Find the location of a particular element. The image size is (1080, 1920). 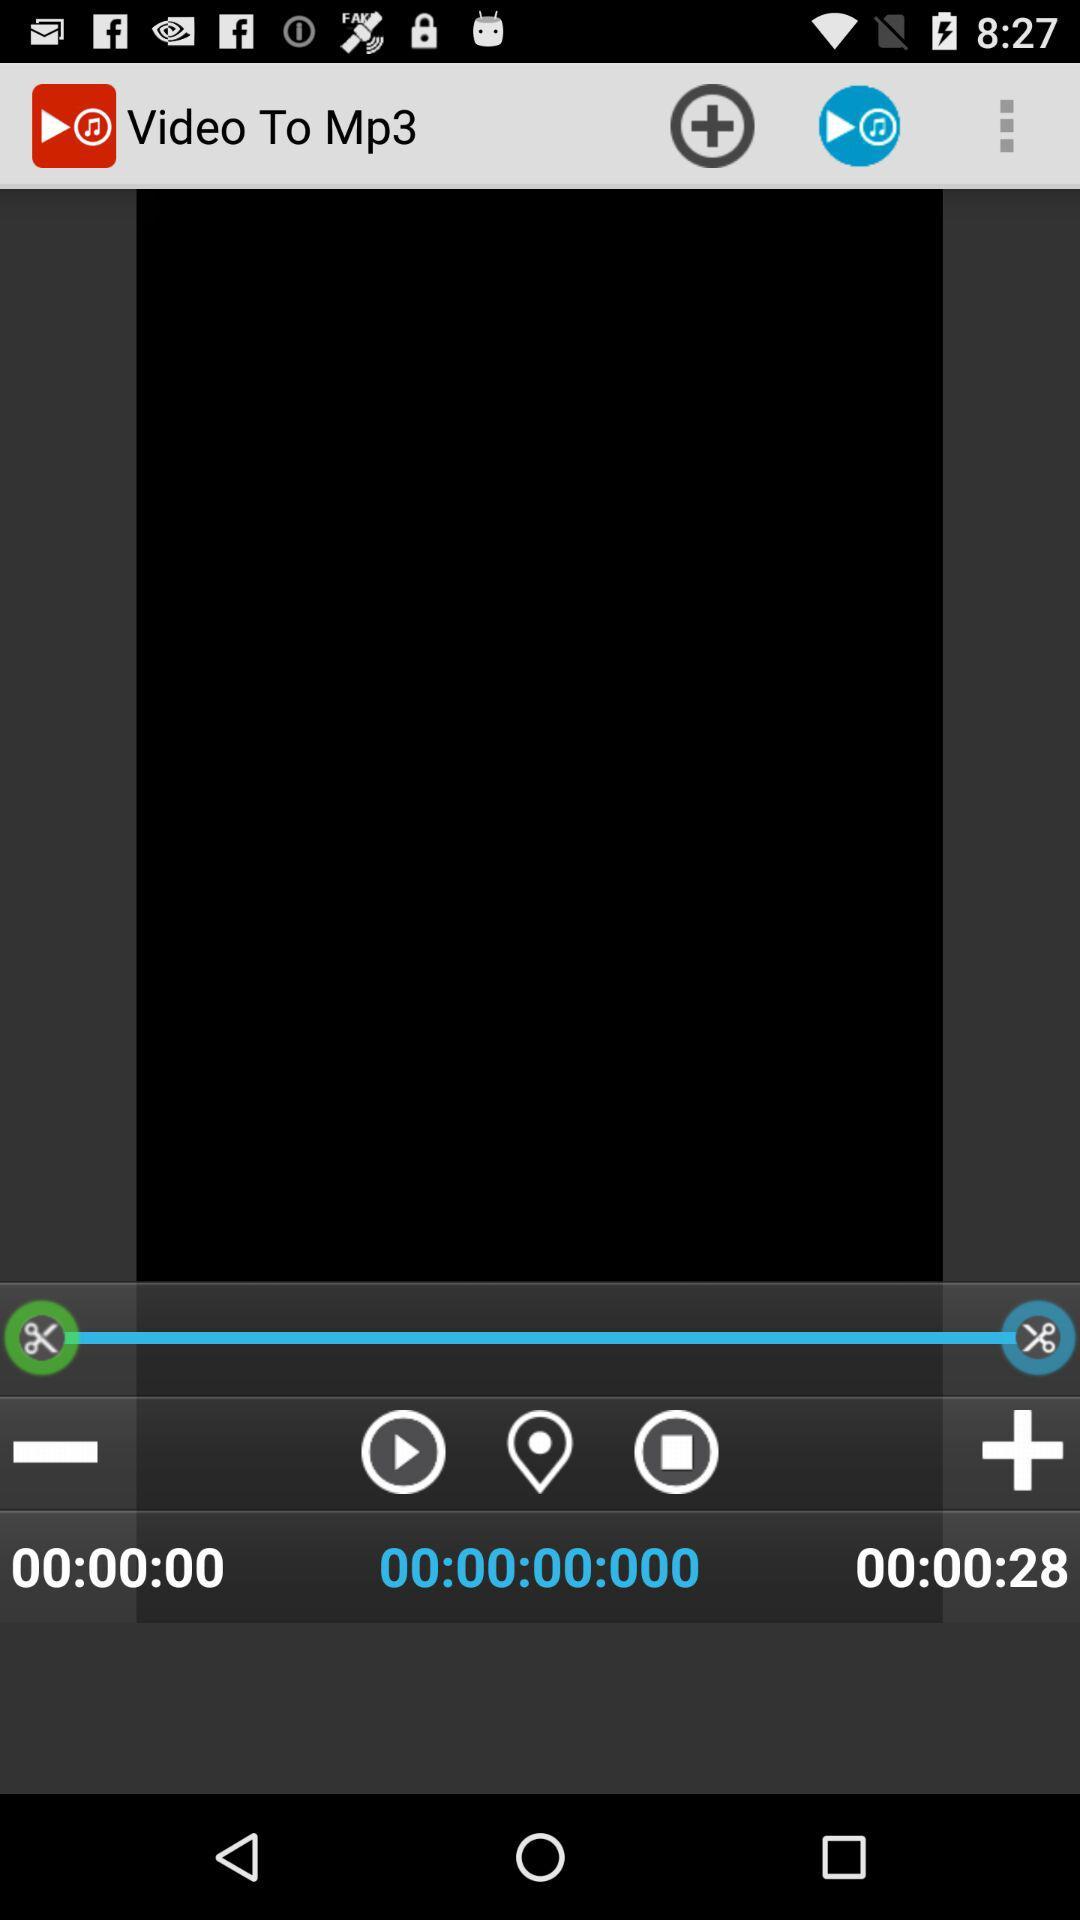

the minus icon is located at coordinates (54, 1553).